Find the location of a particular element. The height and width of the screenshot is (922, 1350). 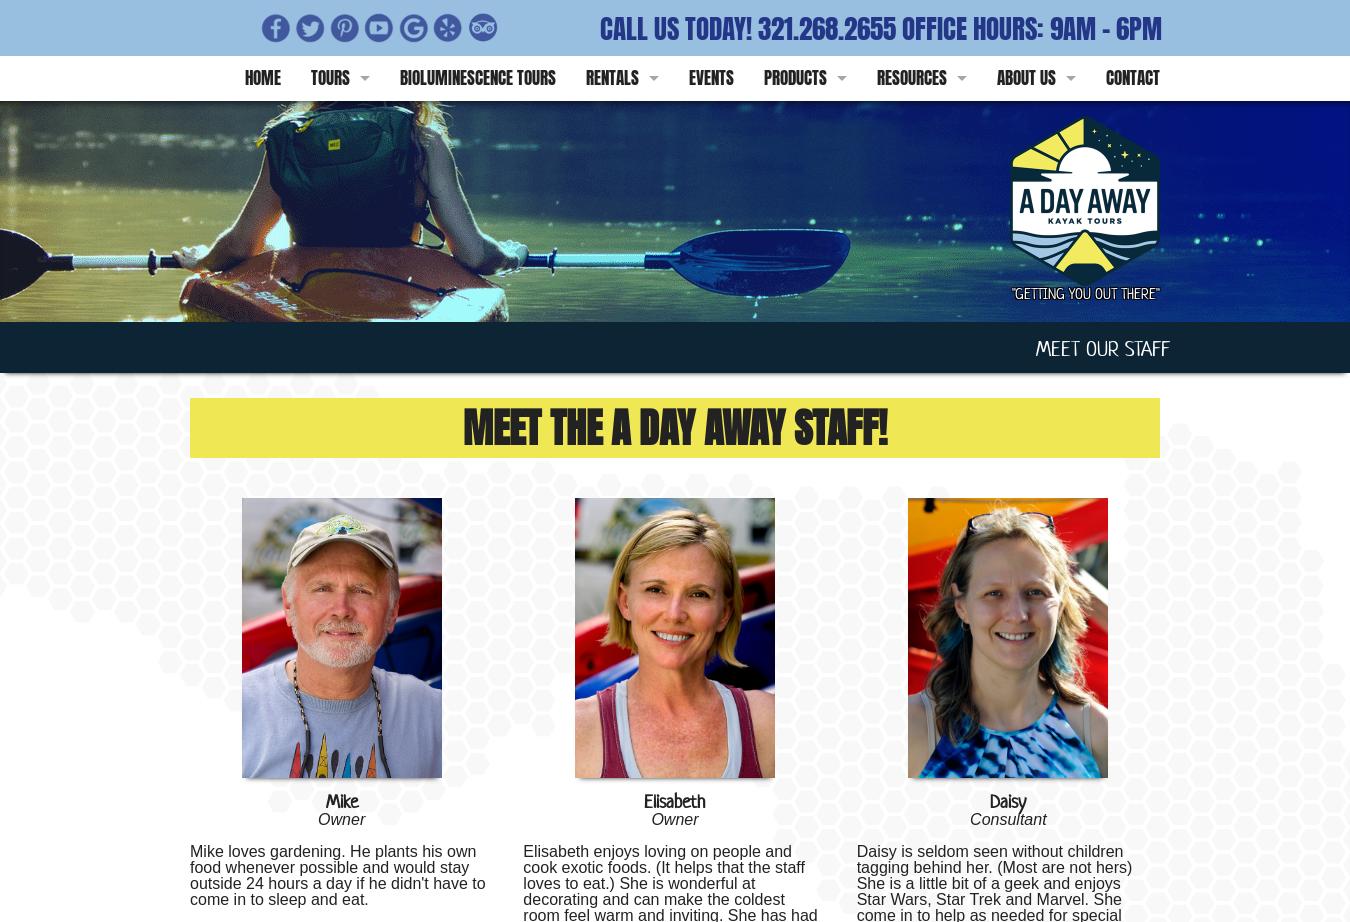

'Mike loves gardening. He plants his own food whenever possible and would stay outside 24 hours a day if he didn't have to come in to sleep and eat.' is located at coordinates (336, 873).